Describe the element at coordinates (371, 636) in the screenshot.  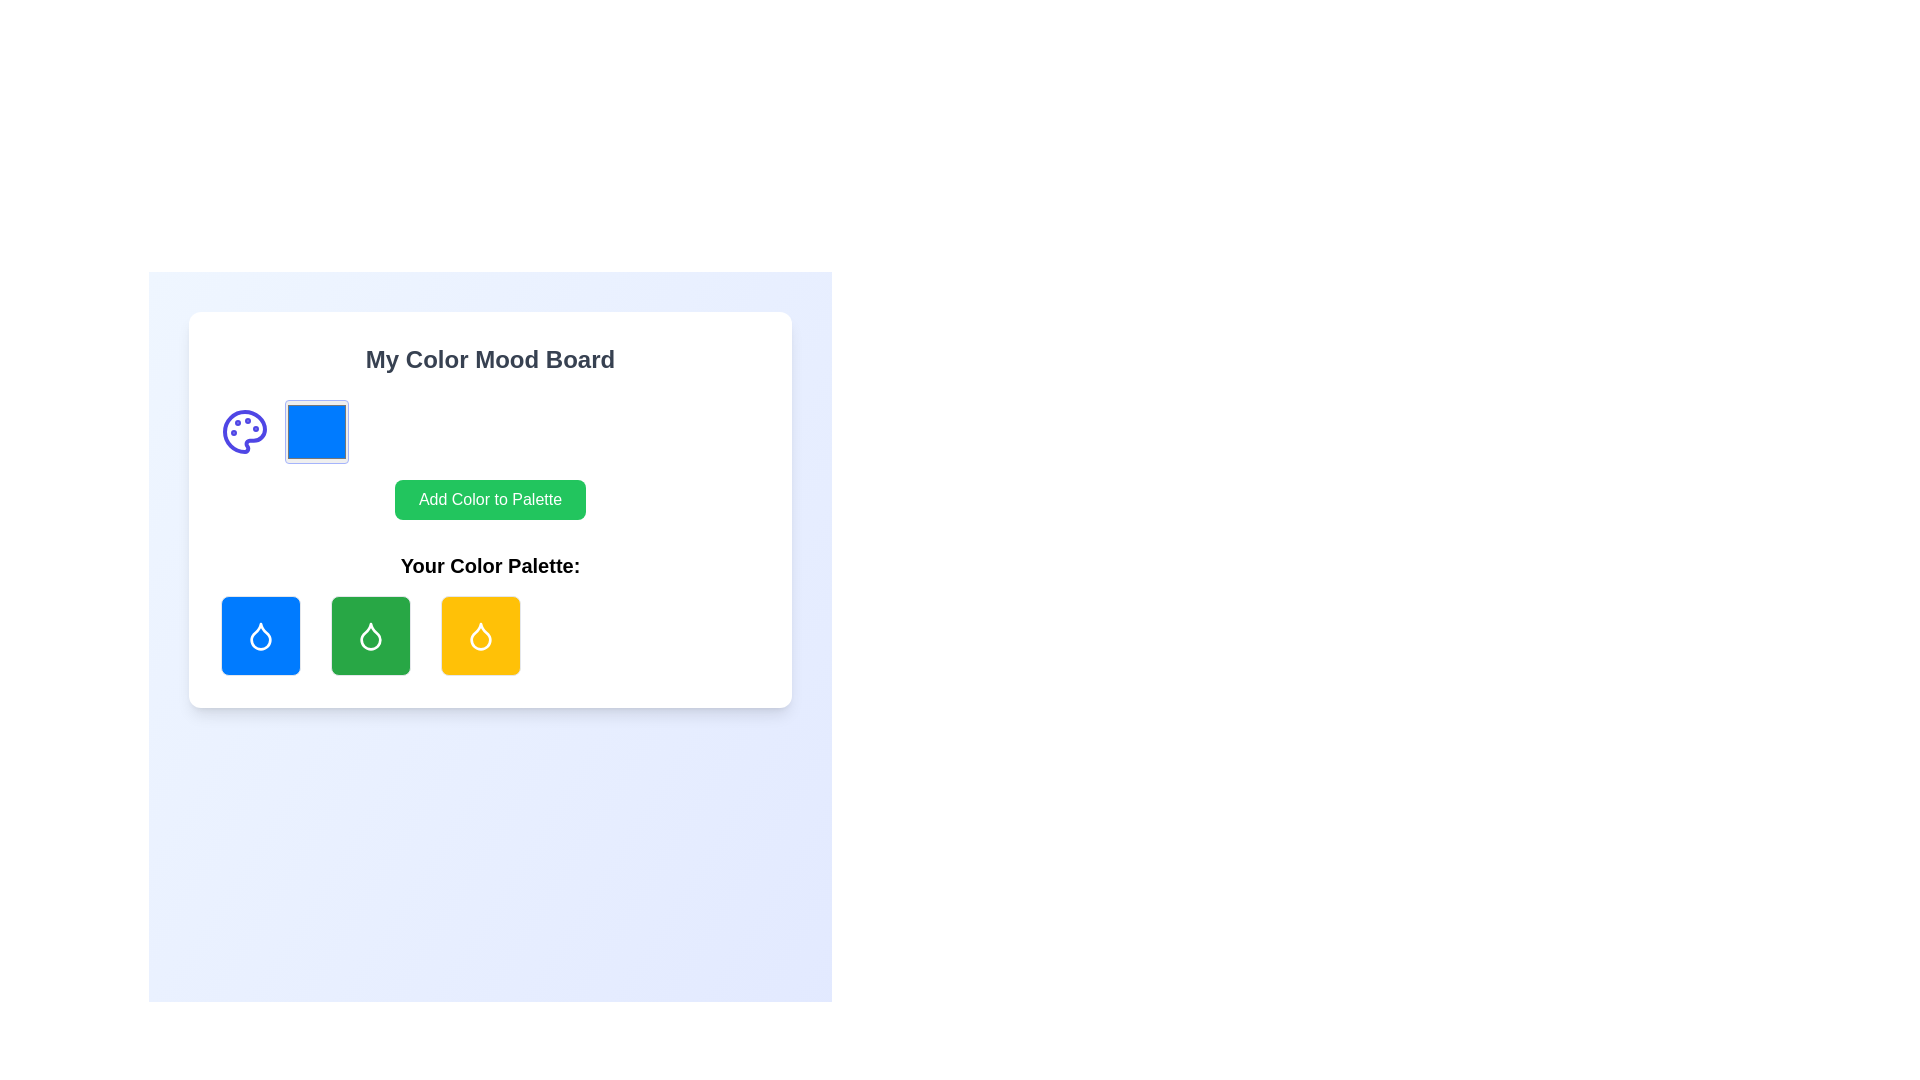
I see `the middle droplet icon with a green background in the color palette section` at that location.